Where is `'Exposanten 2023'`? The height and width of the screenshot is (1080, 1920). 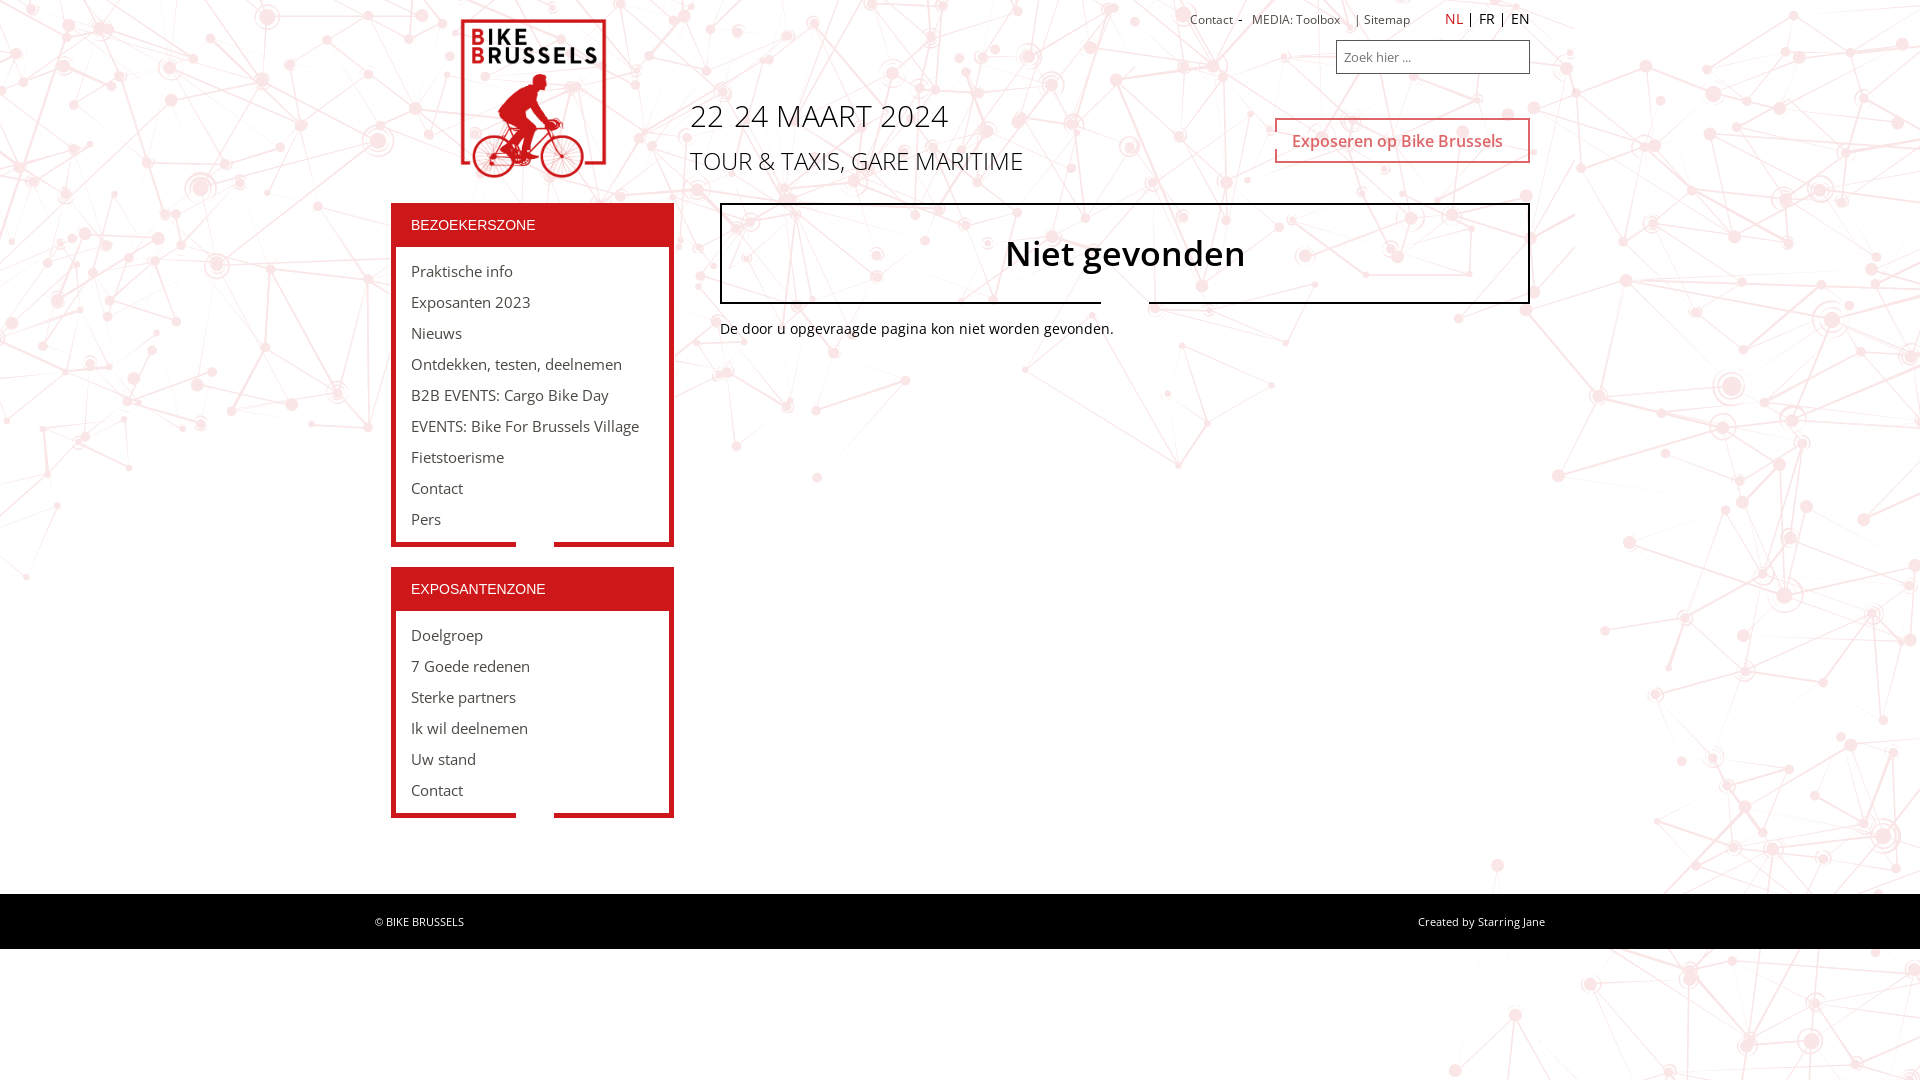
'Exposanten 2023' is located at coordinates (395, 302).